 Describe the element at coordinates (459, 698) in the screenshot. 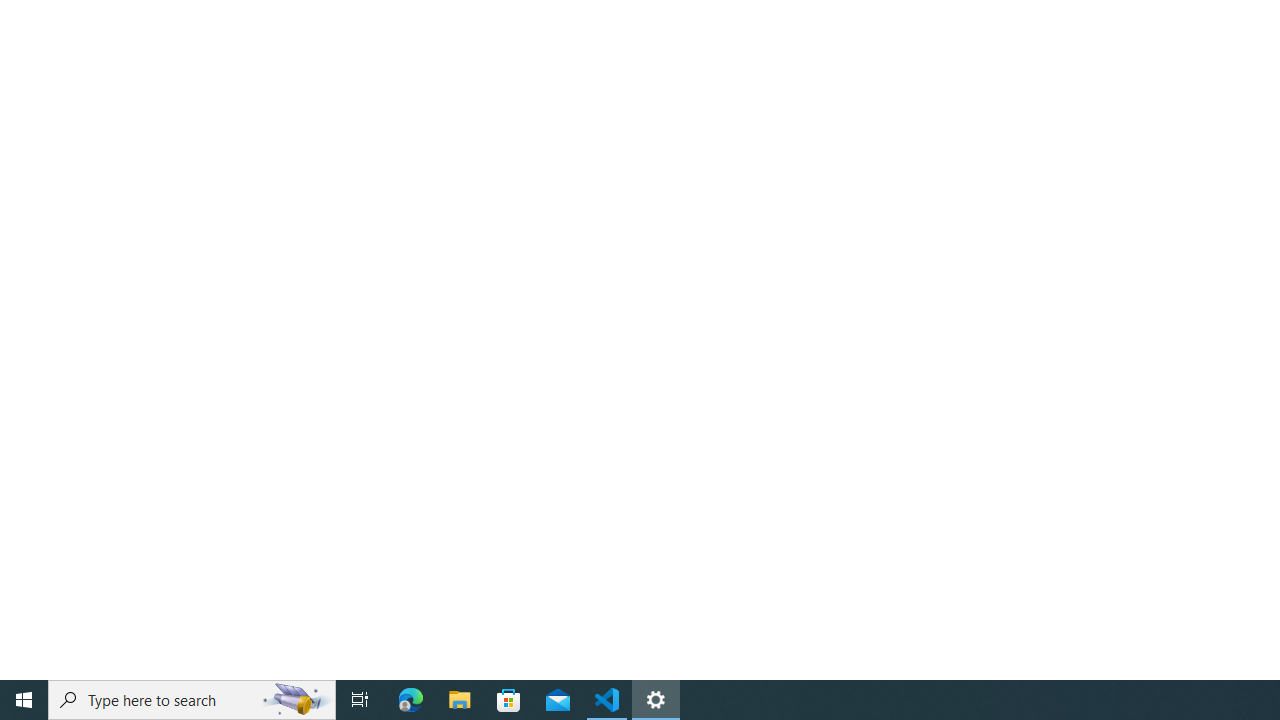

I see `'File Explorer'` at that location.